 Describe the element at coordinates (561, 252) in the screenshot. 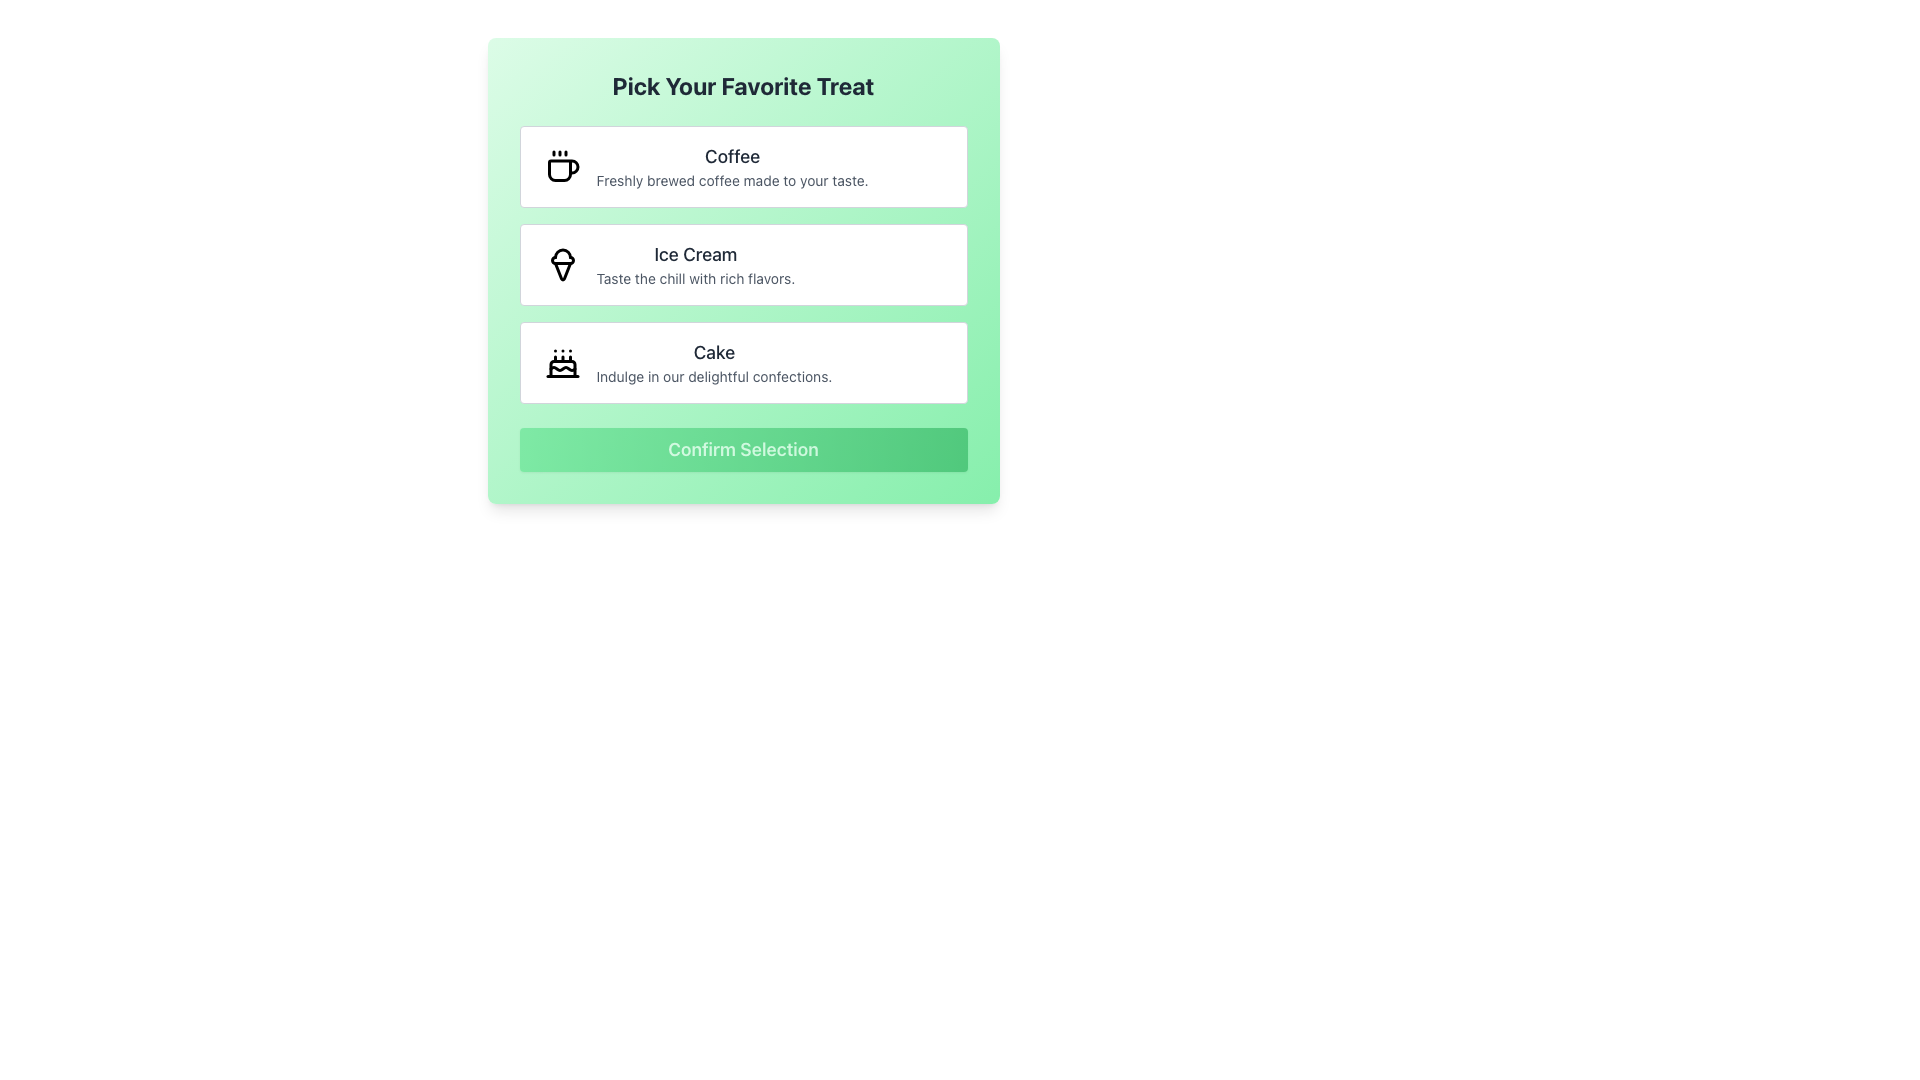

I see `the ice cream scoop icon, which is part of the vector graphic under the 'Ice Cream' option, located above the cone in the second card of options` at that location.